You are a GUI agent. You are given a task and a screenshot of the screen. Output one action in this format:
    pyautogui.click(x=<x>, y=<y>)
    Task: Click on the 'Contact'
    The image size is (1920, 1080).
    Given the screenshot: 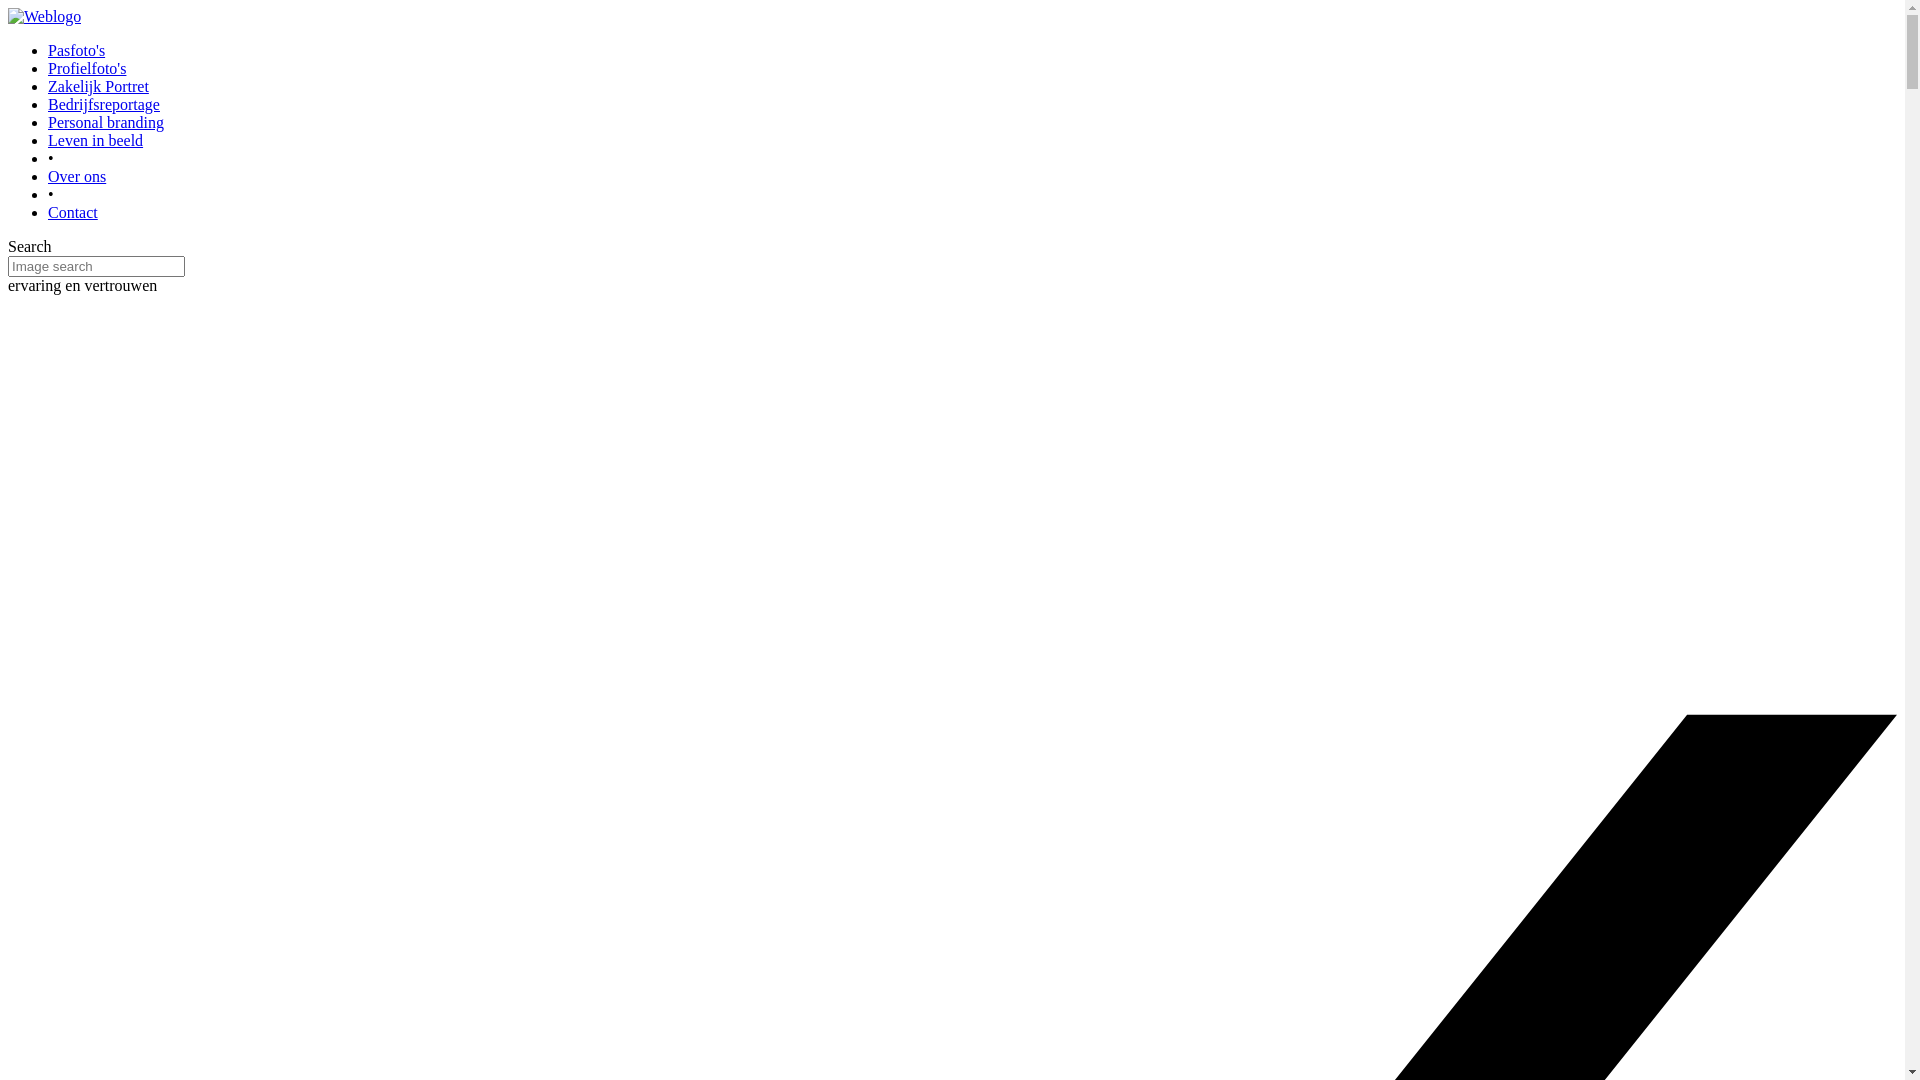 What is the action you would take?
    pyautogui.click(x=72, y=212)
    